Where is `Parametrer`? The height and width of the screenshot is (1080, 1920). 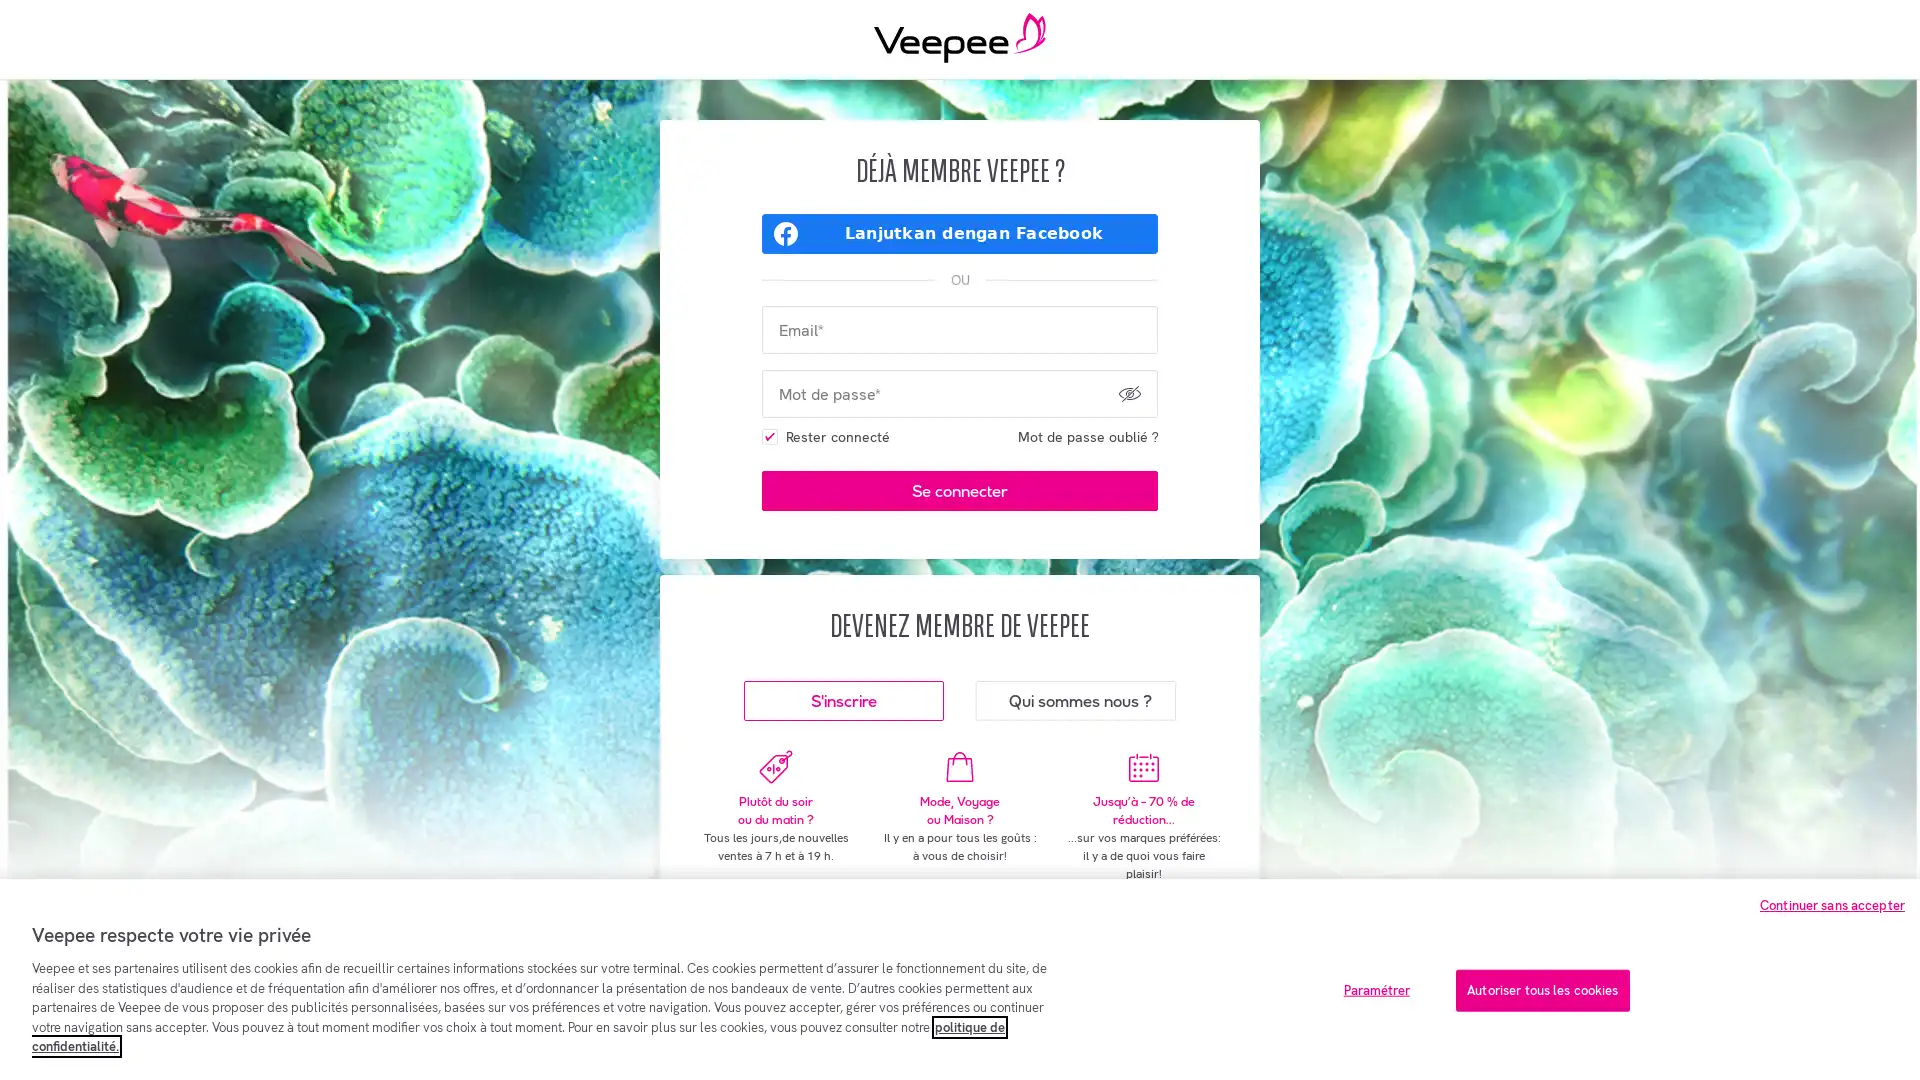 Parametrer is located at coordinates (1375, 990).